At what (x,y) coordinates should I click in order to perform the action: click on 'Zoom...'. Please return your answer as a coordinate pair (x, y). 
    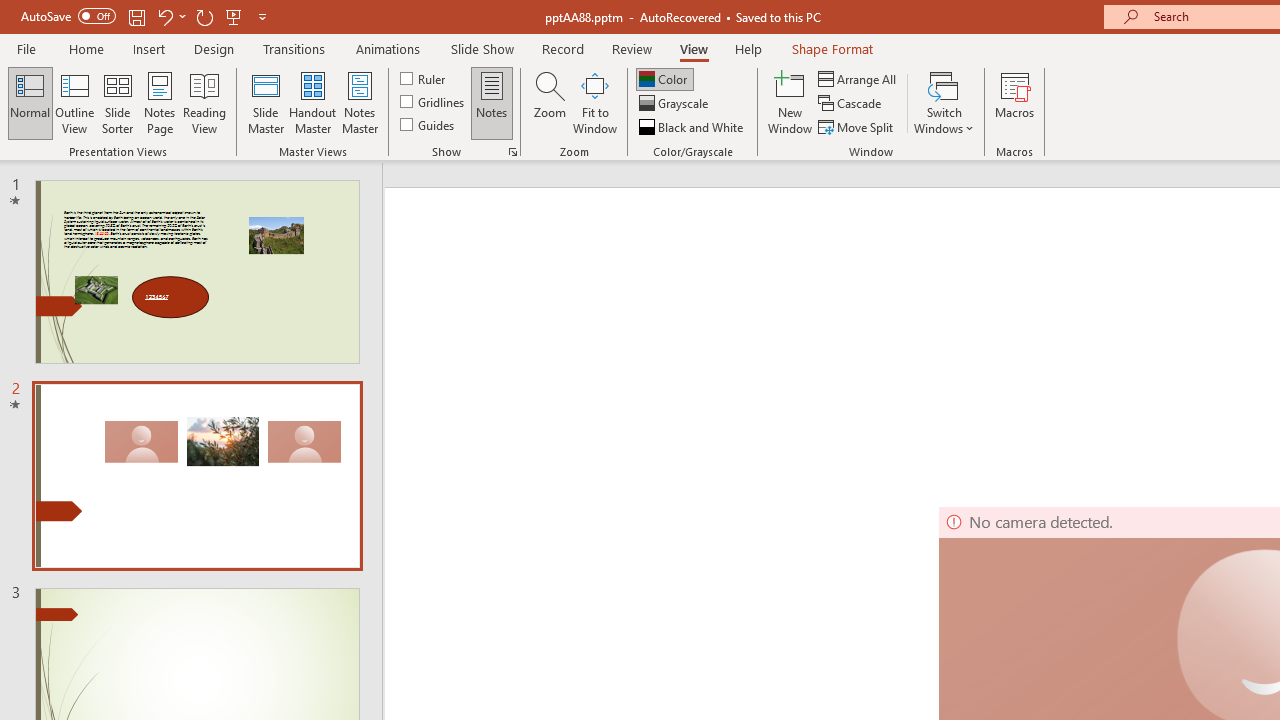
    Looking at the image, I should click on (549, 103).